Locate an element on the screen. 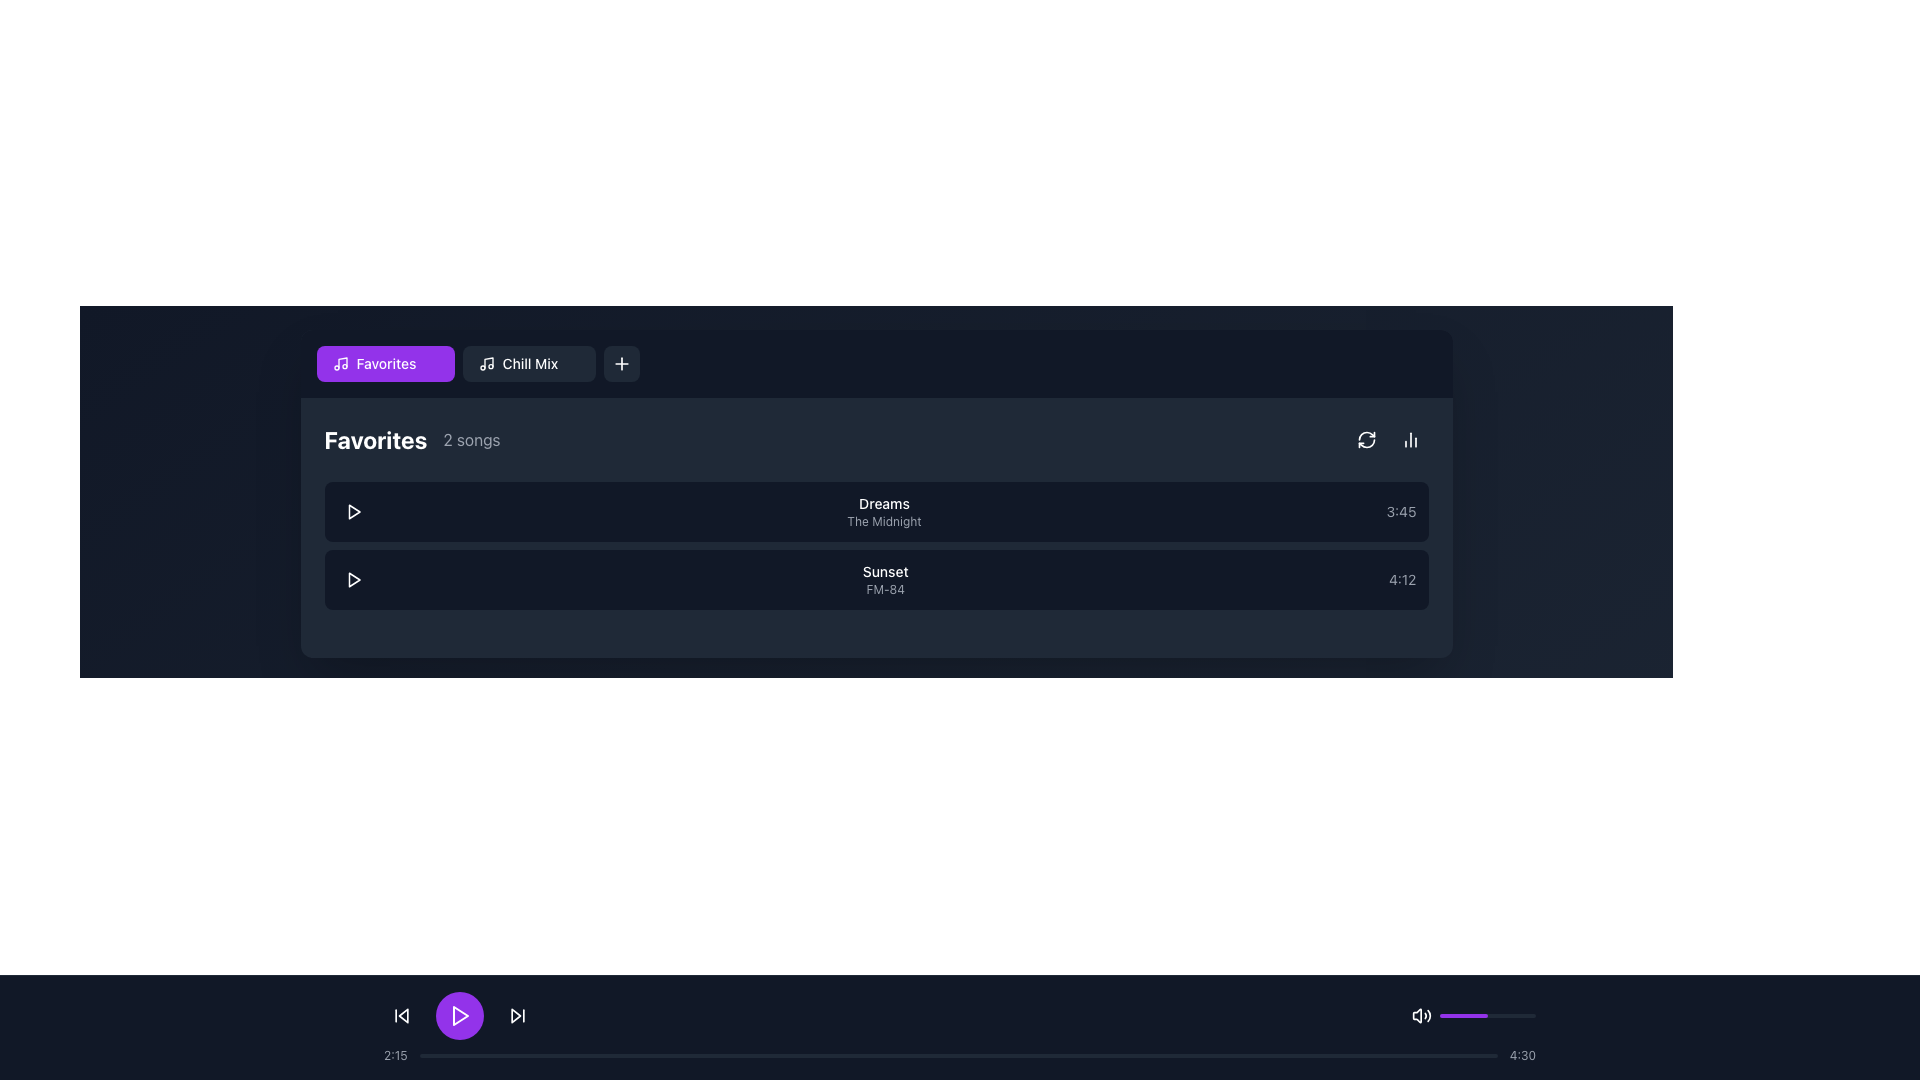 Image resolution: width=1920 pixels, height=1080 pixels. the 'Skip Back' button, which is a compact icon with a backward triangle-like arrow located in the bottom control bar is located at coordinates (401, 1015).